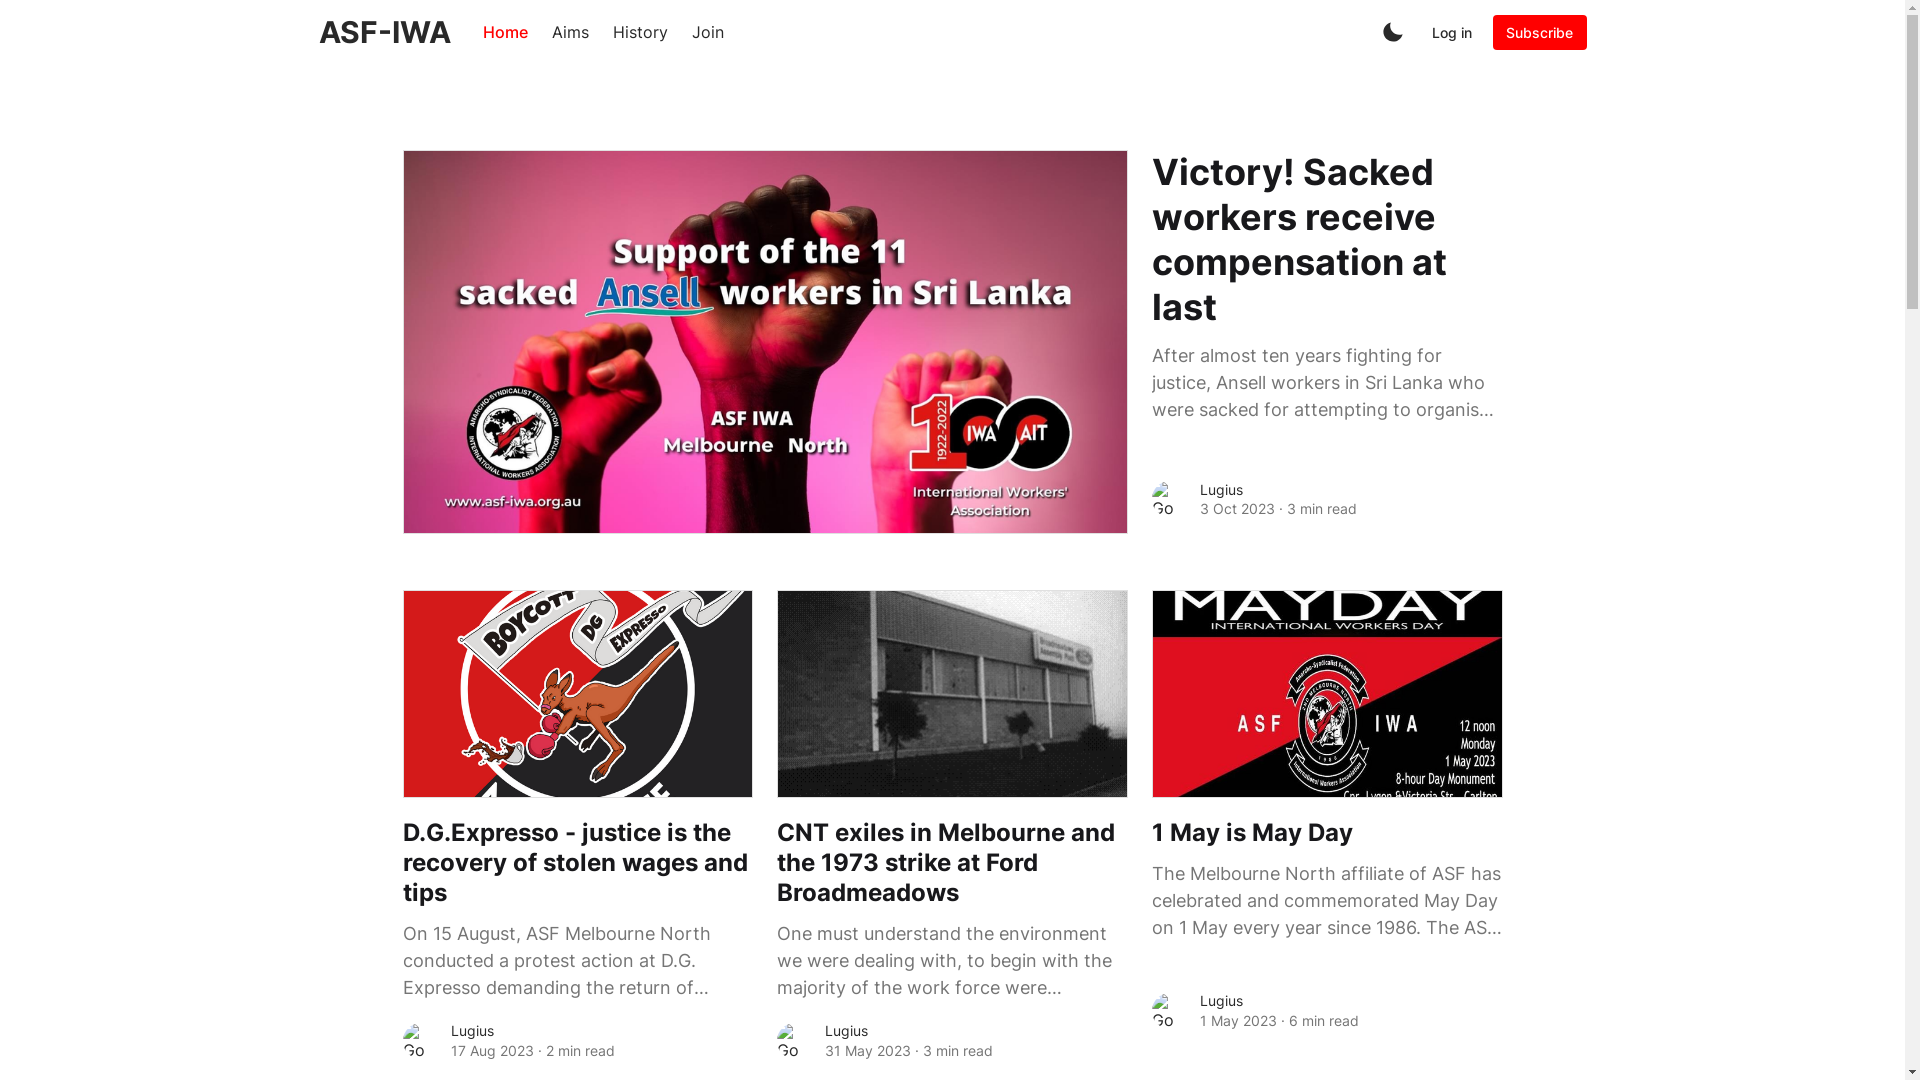 The image size is (1920, 1080). I want to click on 'Go to the profile of Lugius', so click(419, 1040).